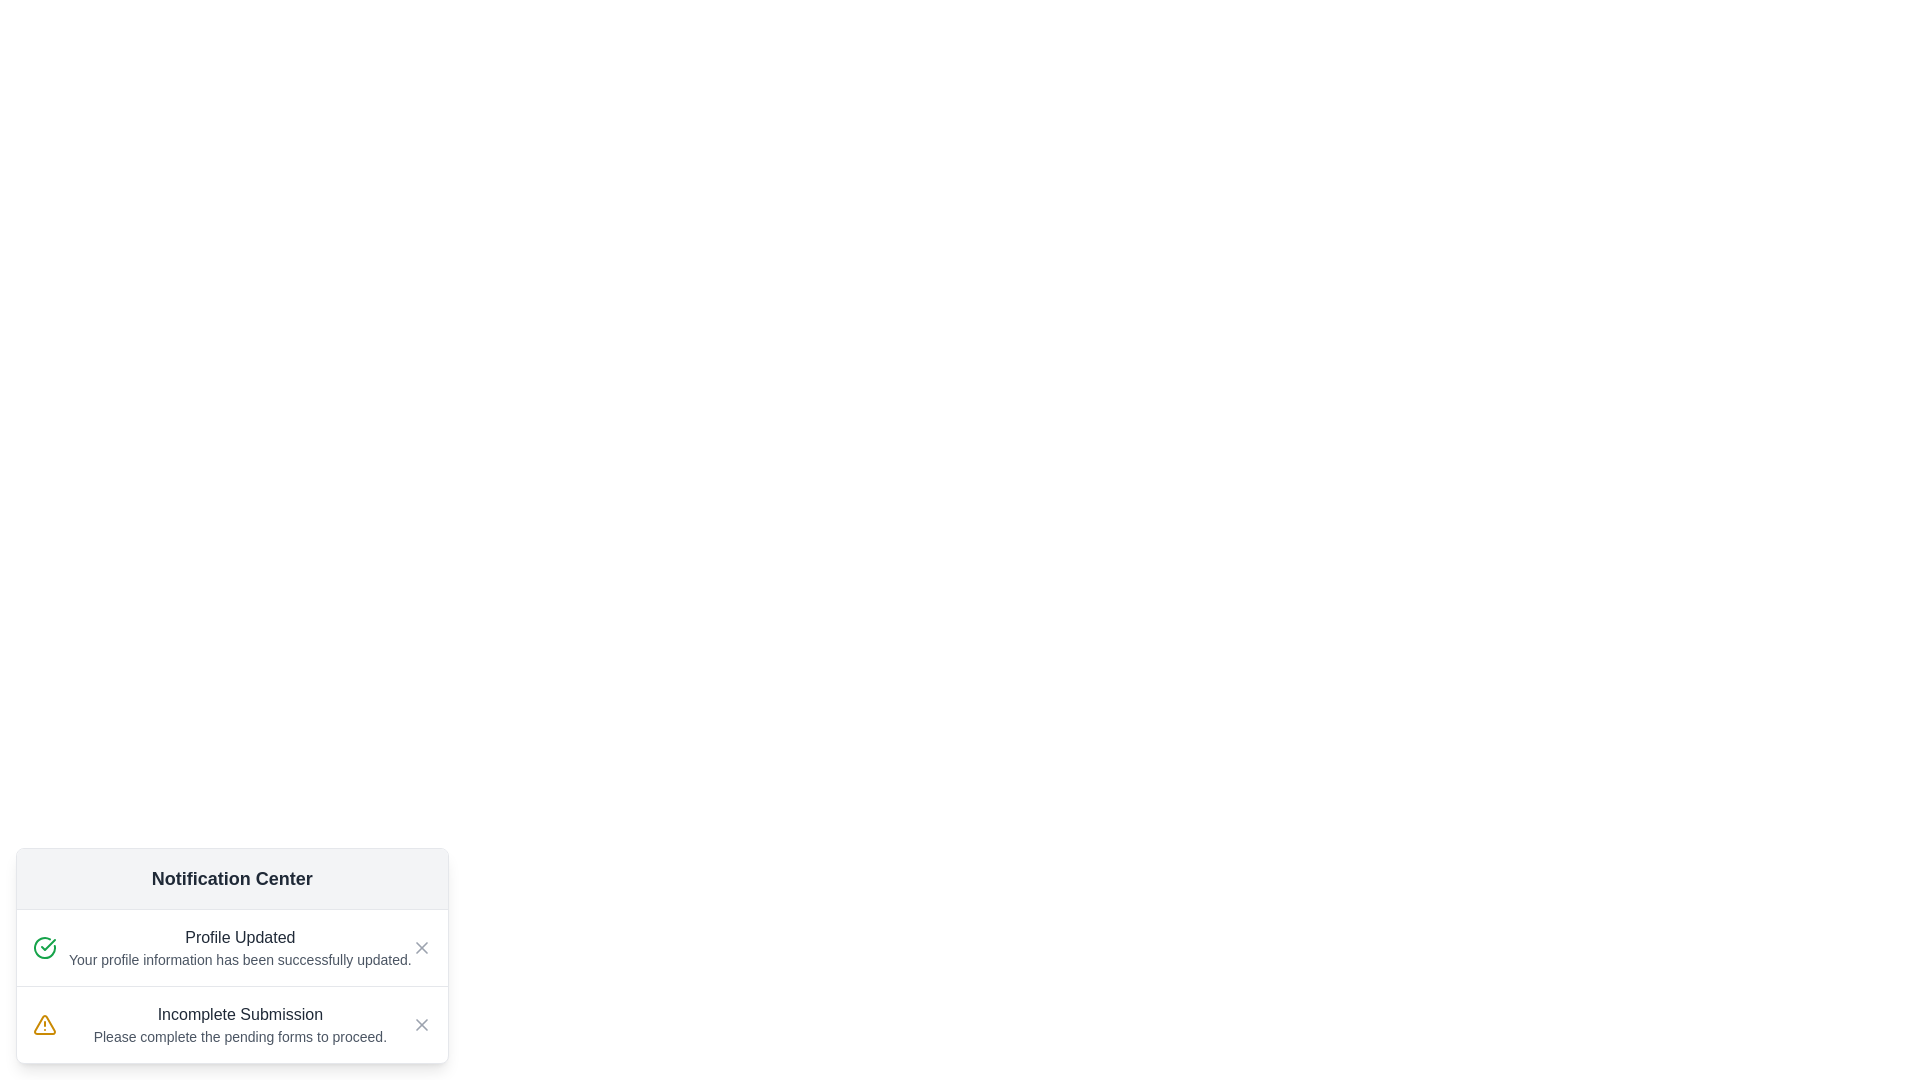 Image resolution: width=1920 pixels, height=1080 pixels. Describe the element at coordinates (44, 1025) in the screenshot. I see `the alert icon indicating 'Incomplete Submission' located at the bottom-left of the interface` at that location.